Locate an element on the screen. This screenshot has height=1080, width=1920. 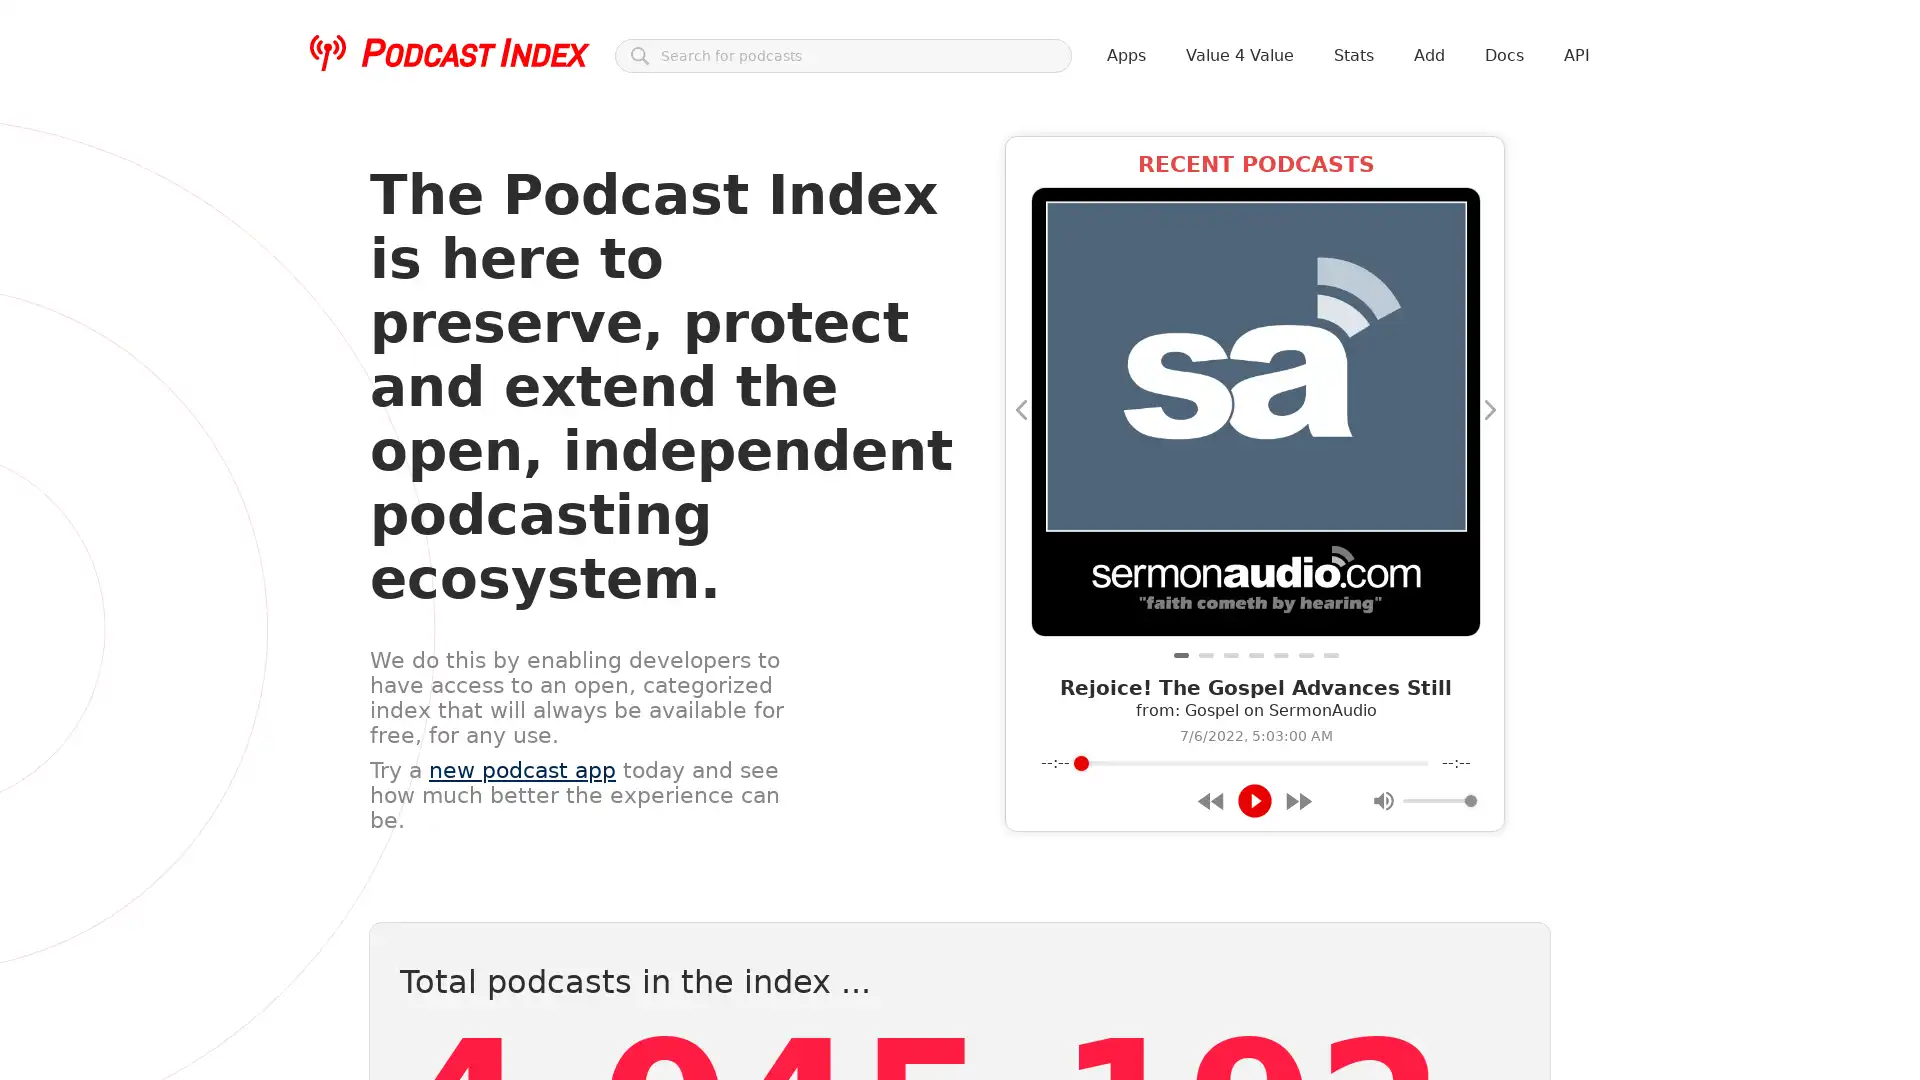
#123 Wirtschafts- und Borsenausblick: Was kommt nach dem "perfekten Sturm"? is located at coordinates (1229, 655).